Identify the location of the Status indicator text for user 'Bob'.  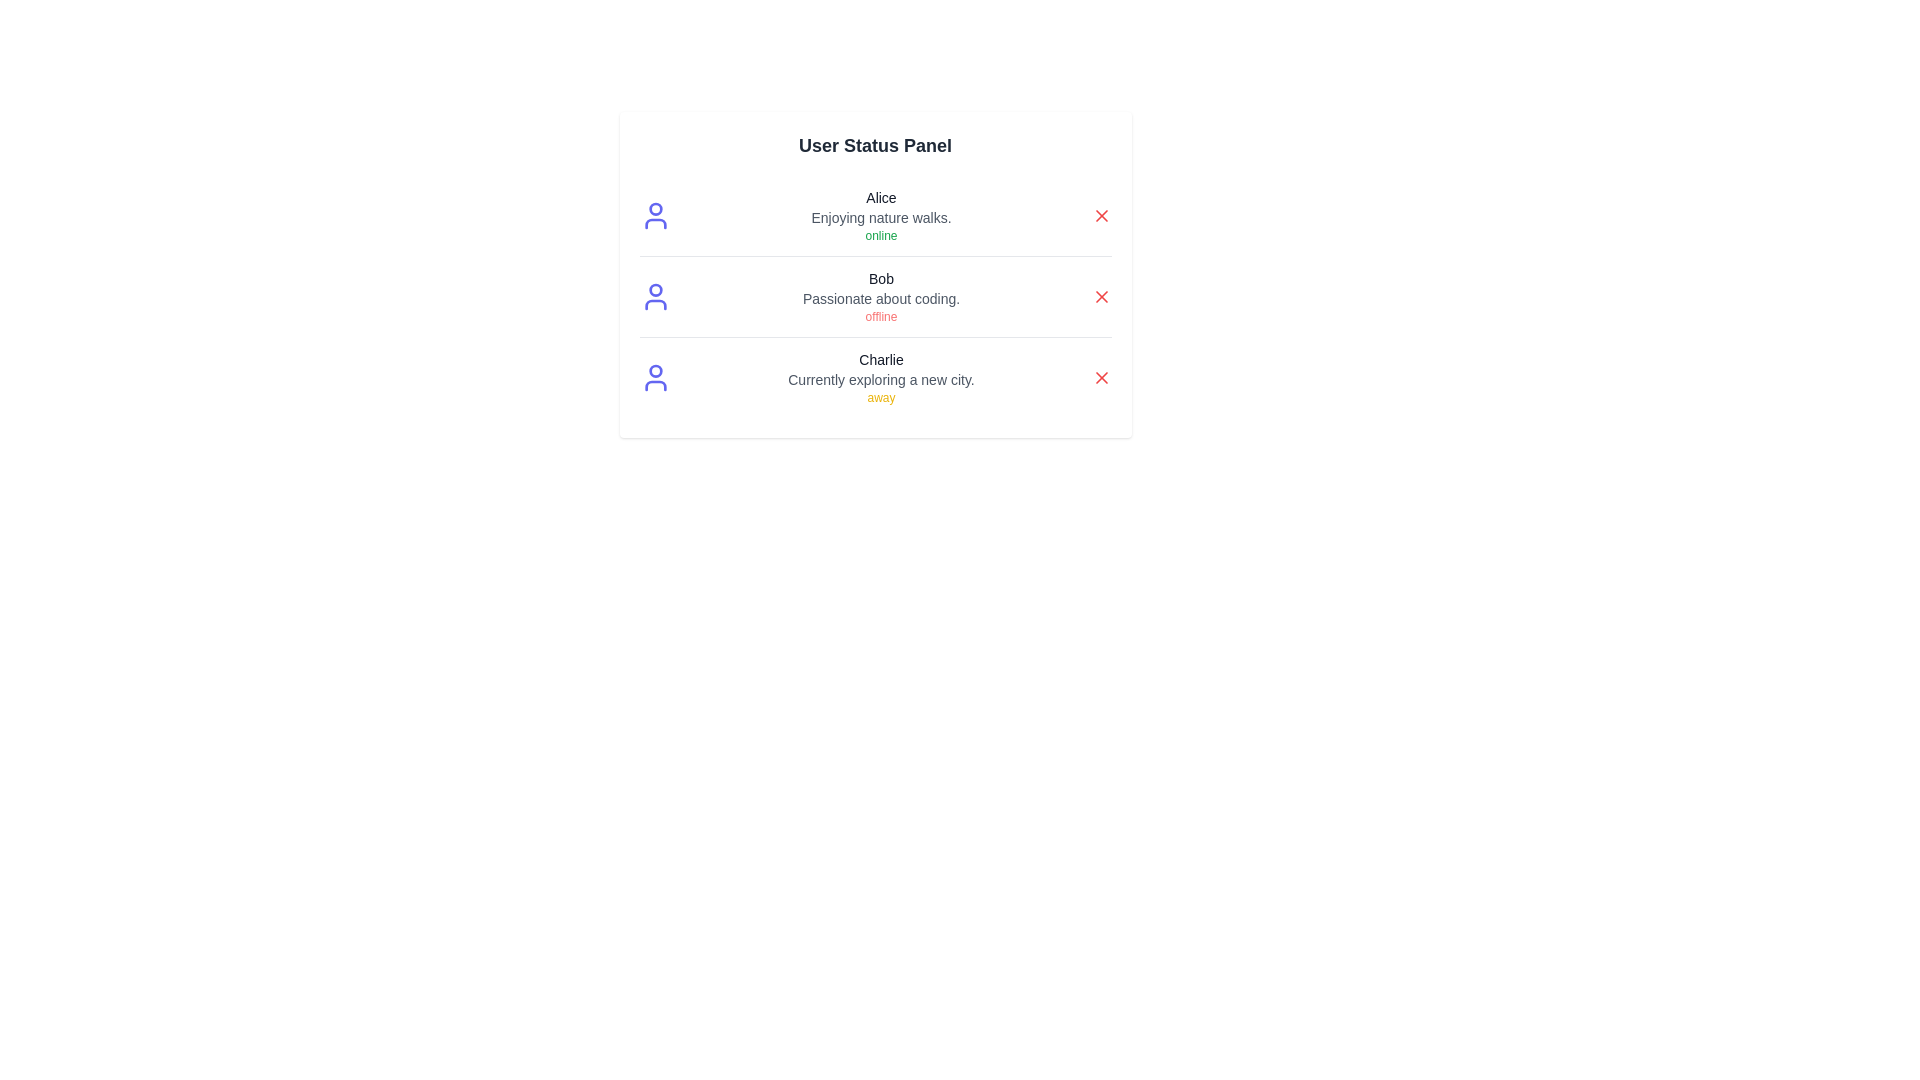
(880, 315).